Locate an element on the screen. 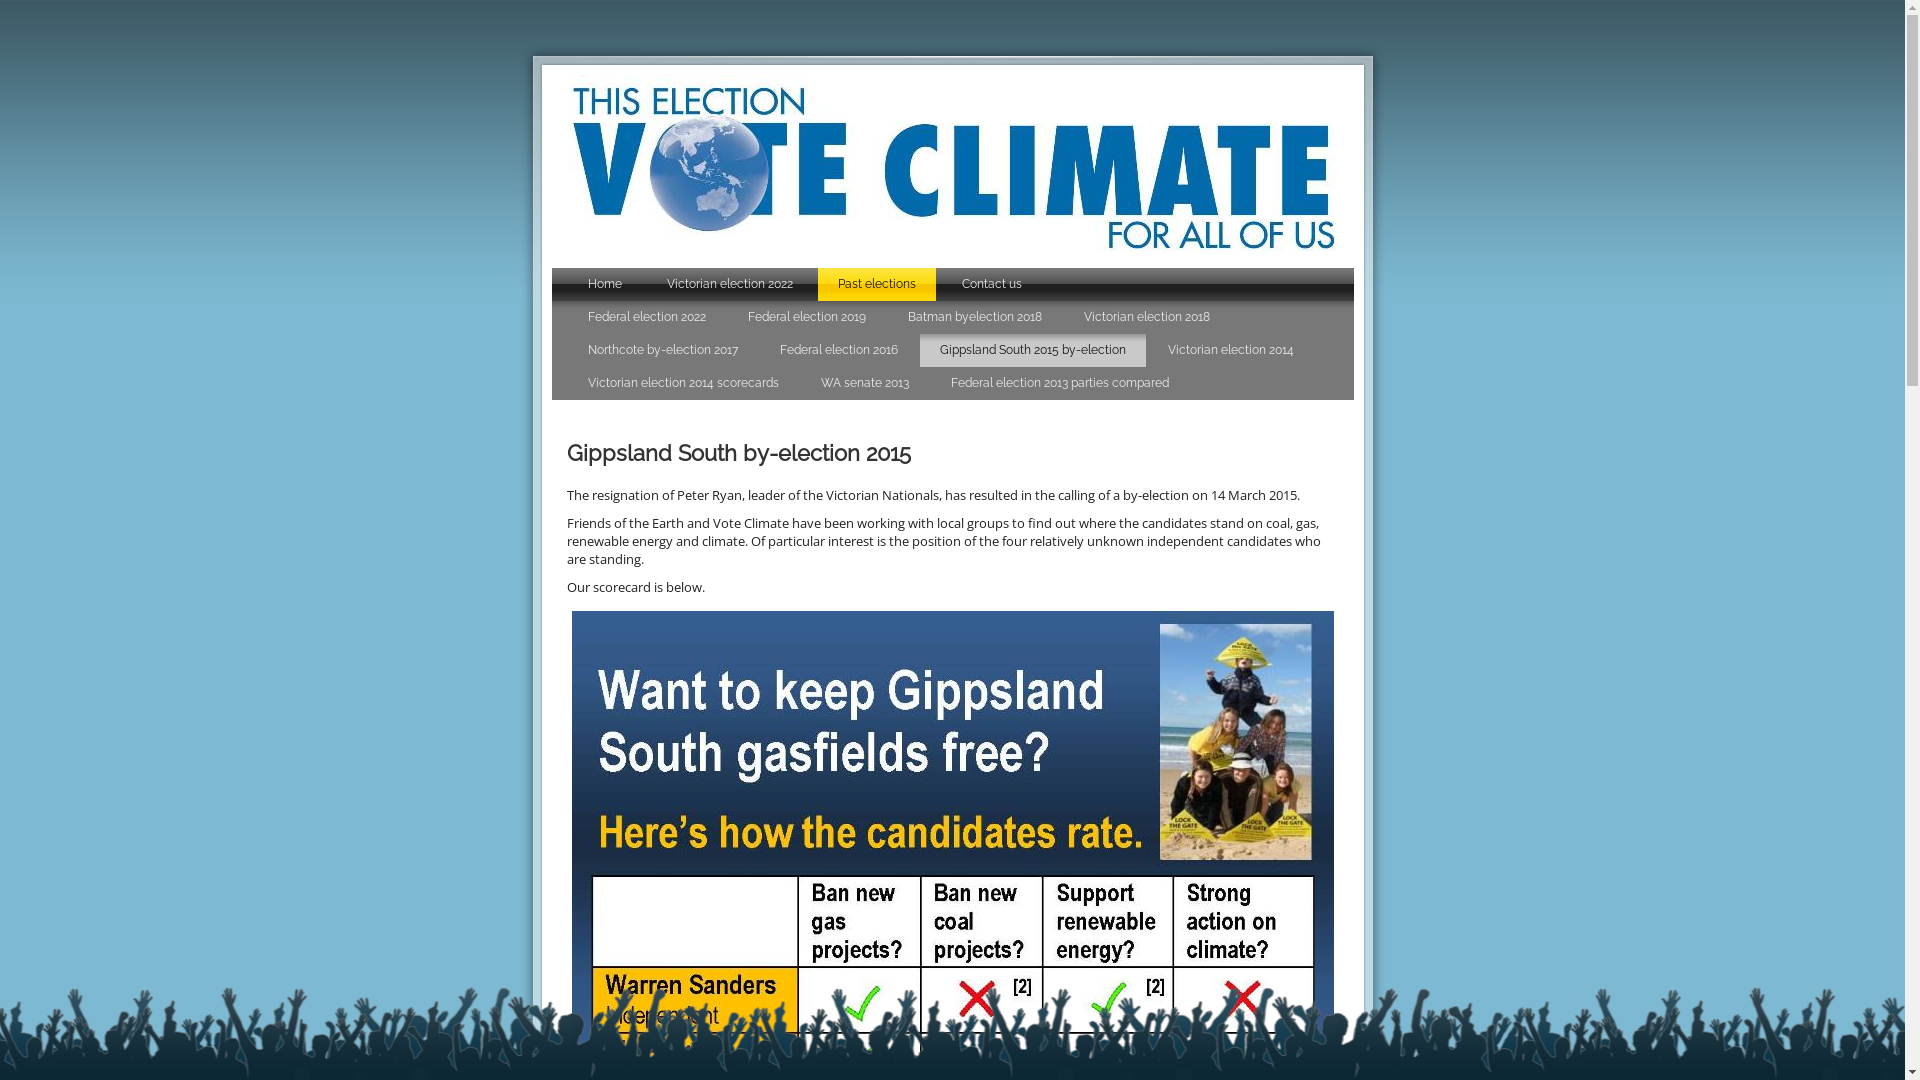 Image resolution: width=1920 pixels, height=1080 pixels. 'Federal election 2016' is located at coordinates (839, 349).